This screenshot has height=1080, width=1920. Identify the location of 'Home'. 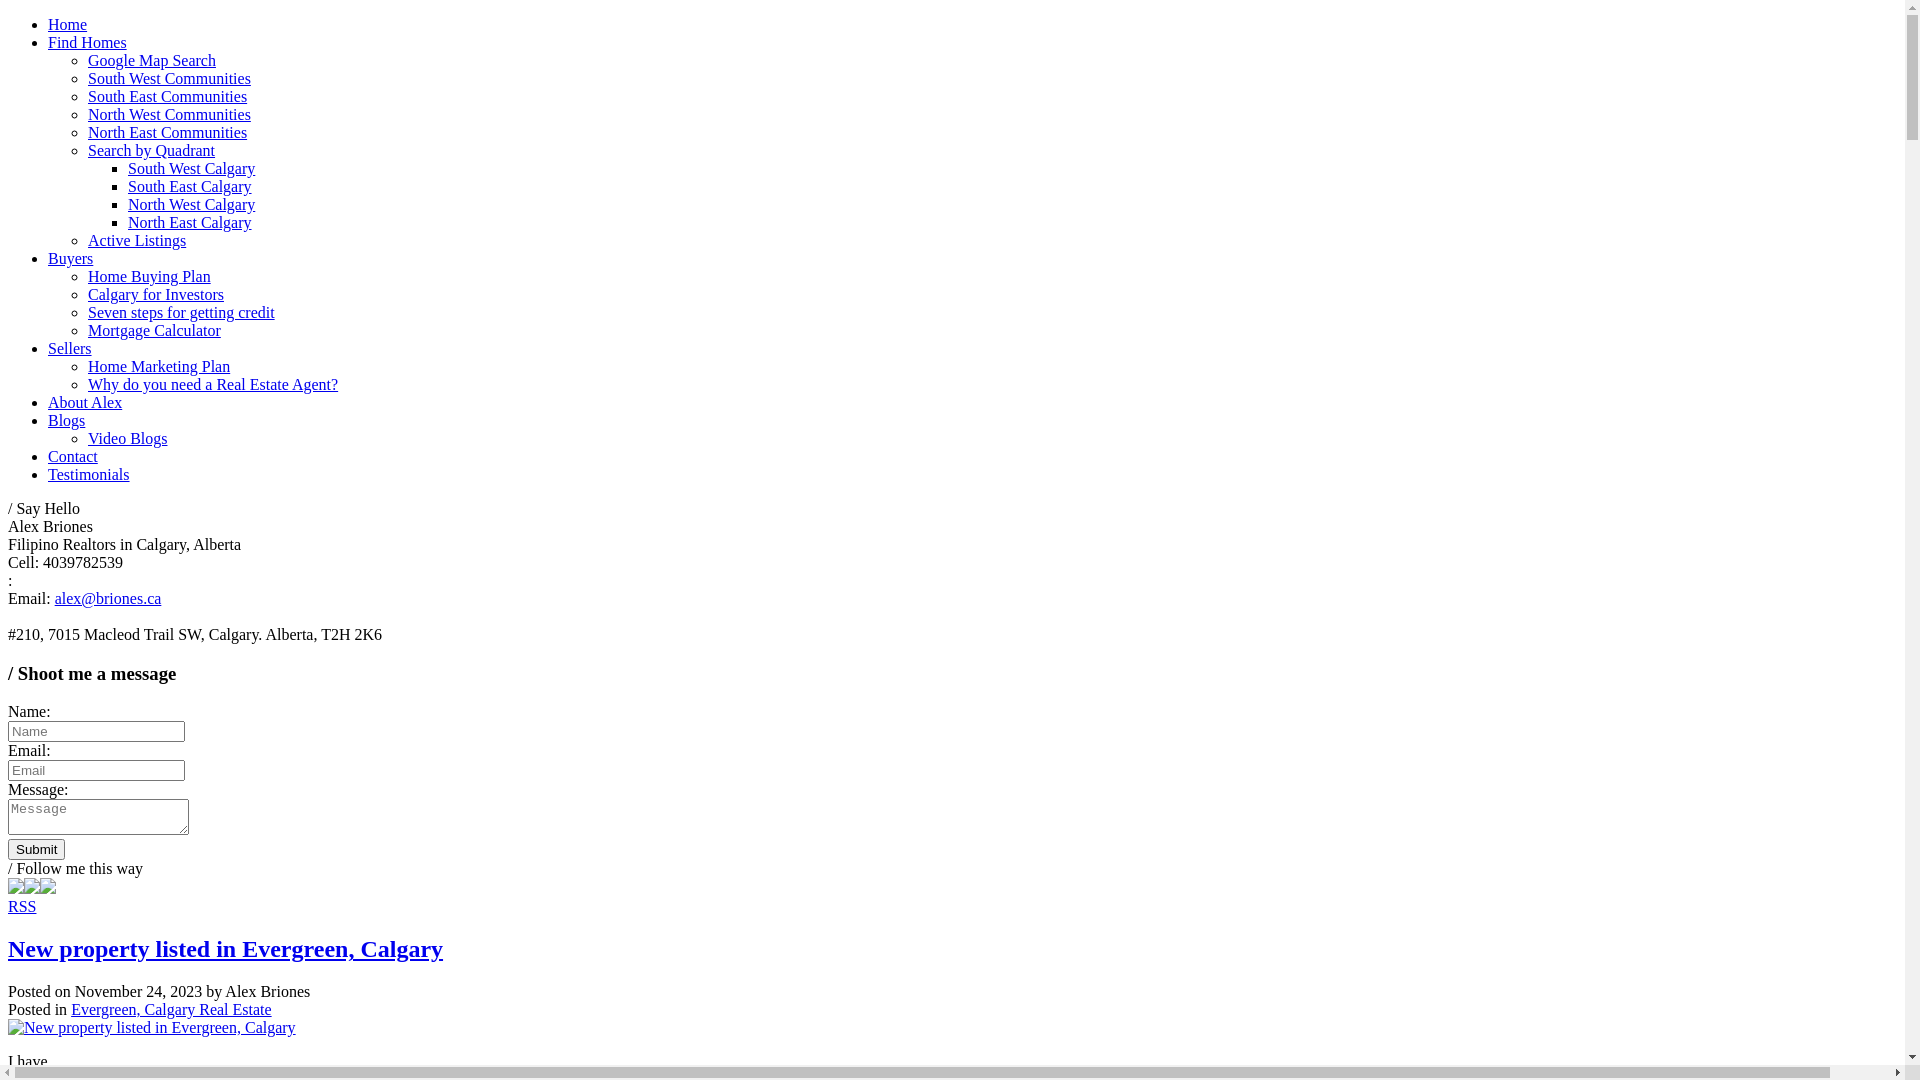
(67, 24).